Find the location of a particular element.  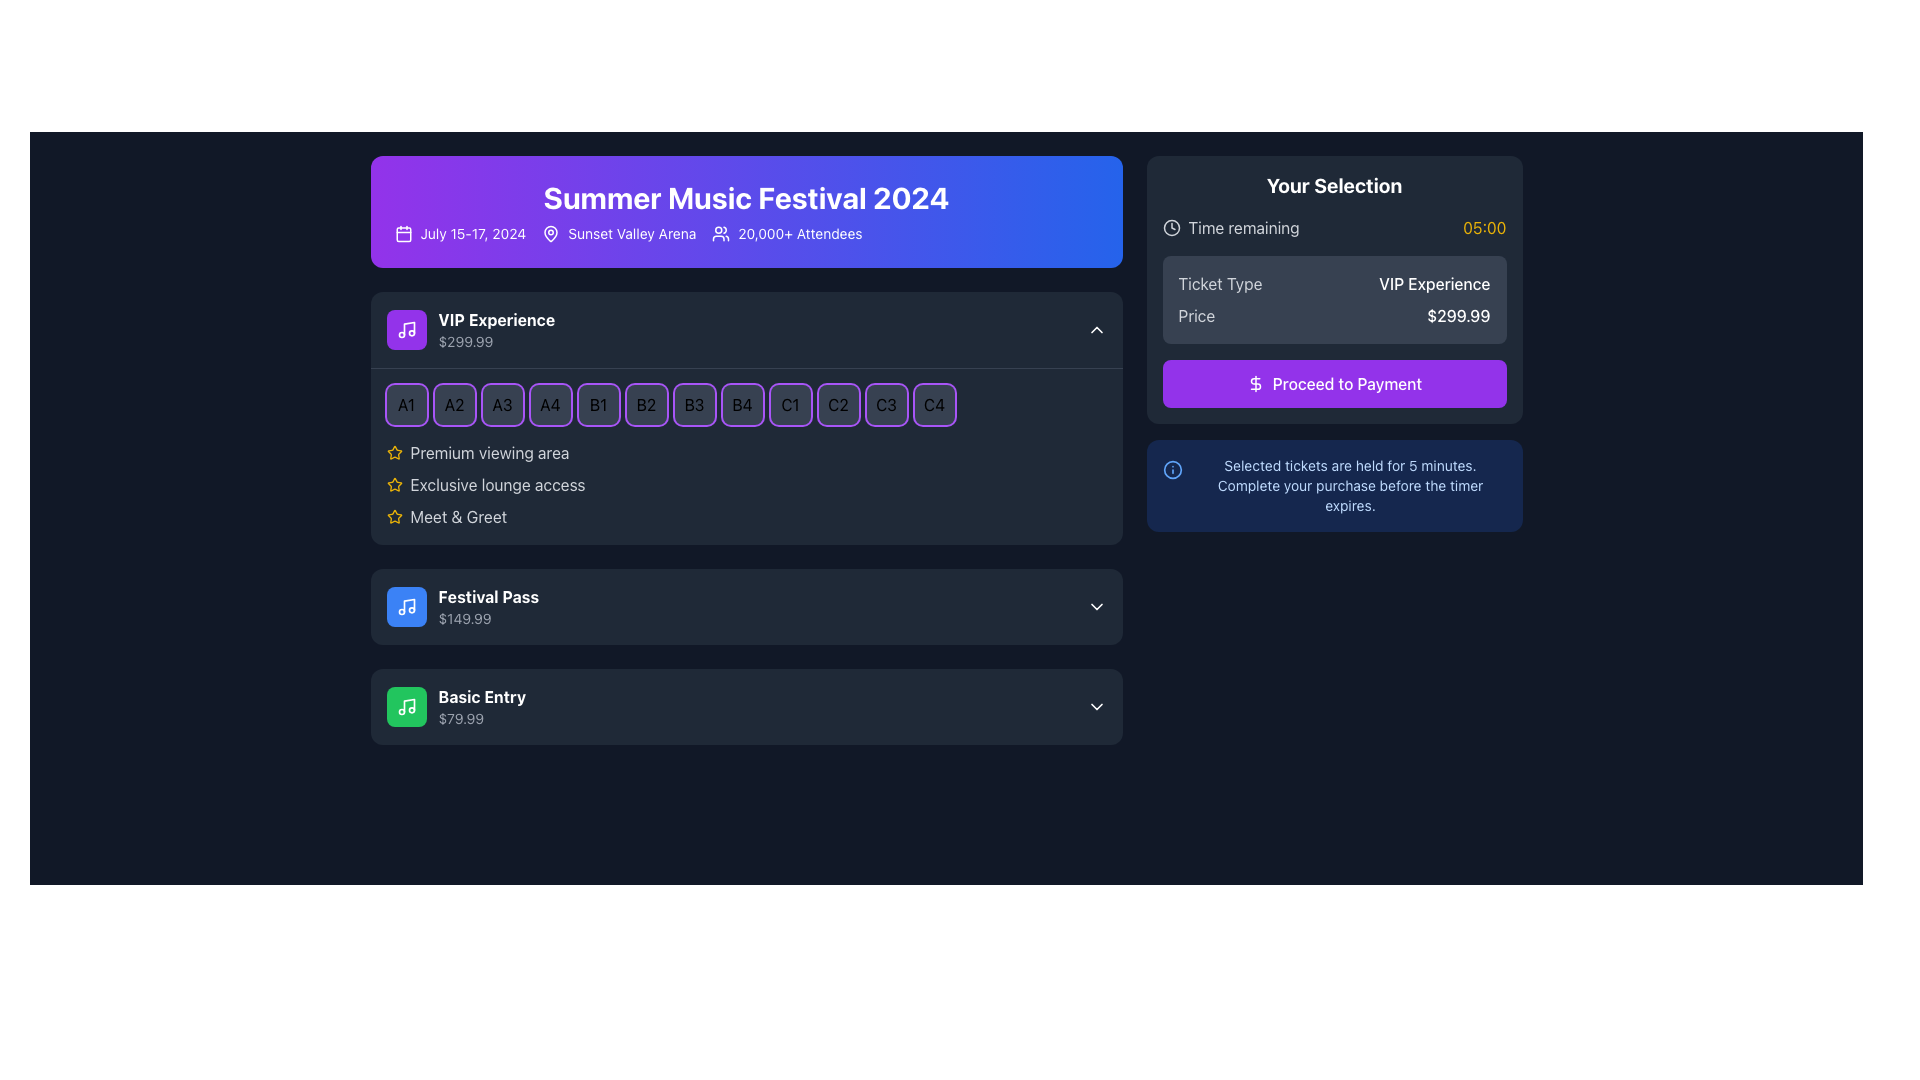

the 'Time remaining' text label in the sidebar section on the right side of the interface, which is styled with a modern font and appears against a dark background is located at coordinates (1243, 226).